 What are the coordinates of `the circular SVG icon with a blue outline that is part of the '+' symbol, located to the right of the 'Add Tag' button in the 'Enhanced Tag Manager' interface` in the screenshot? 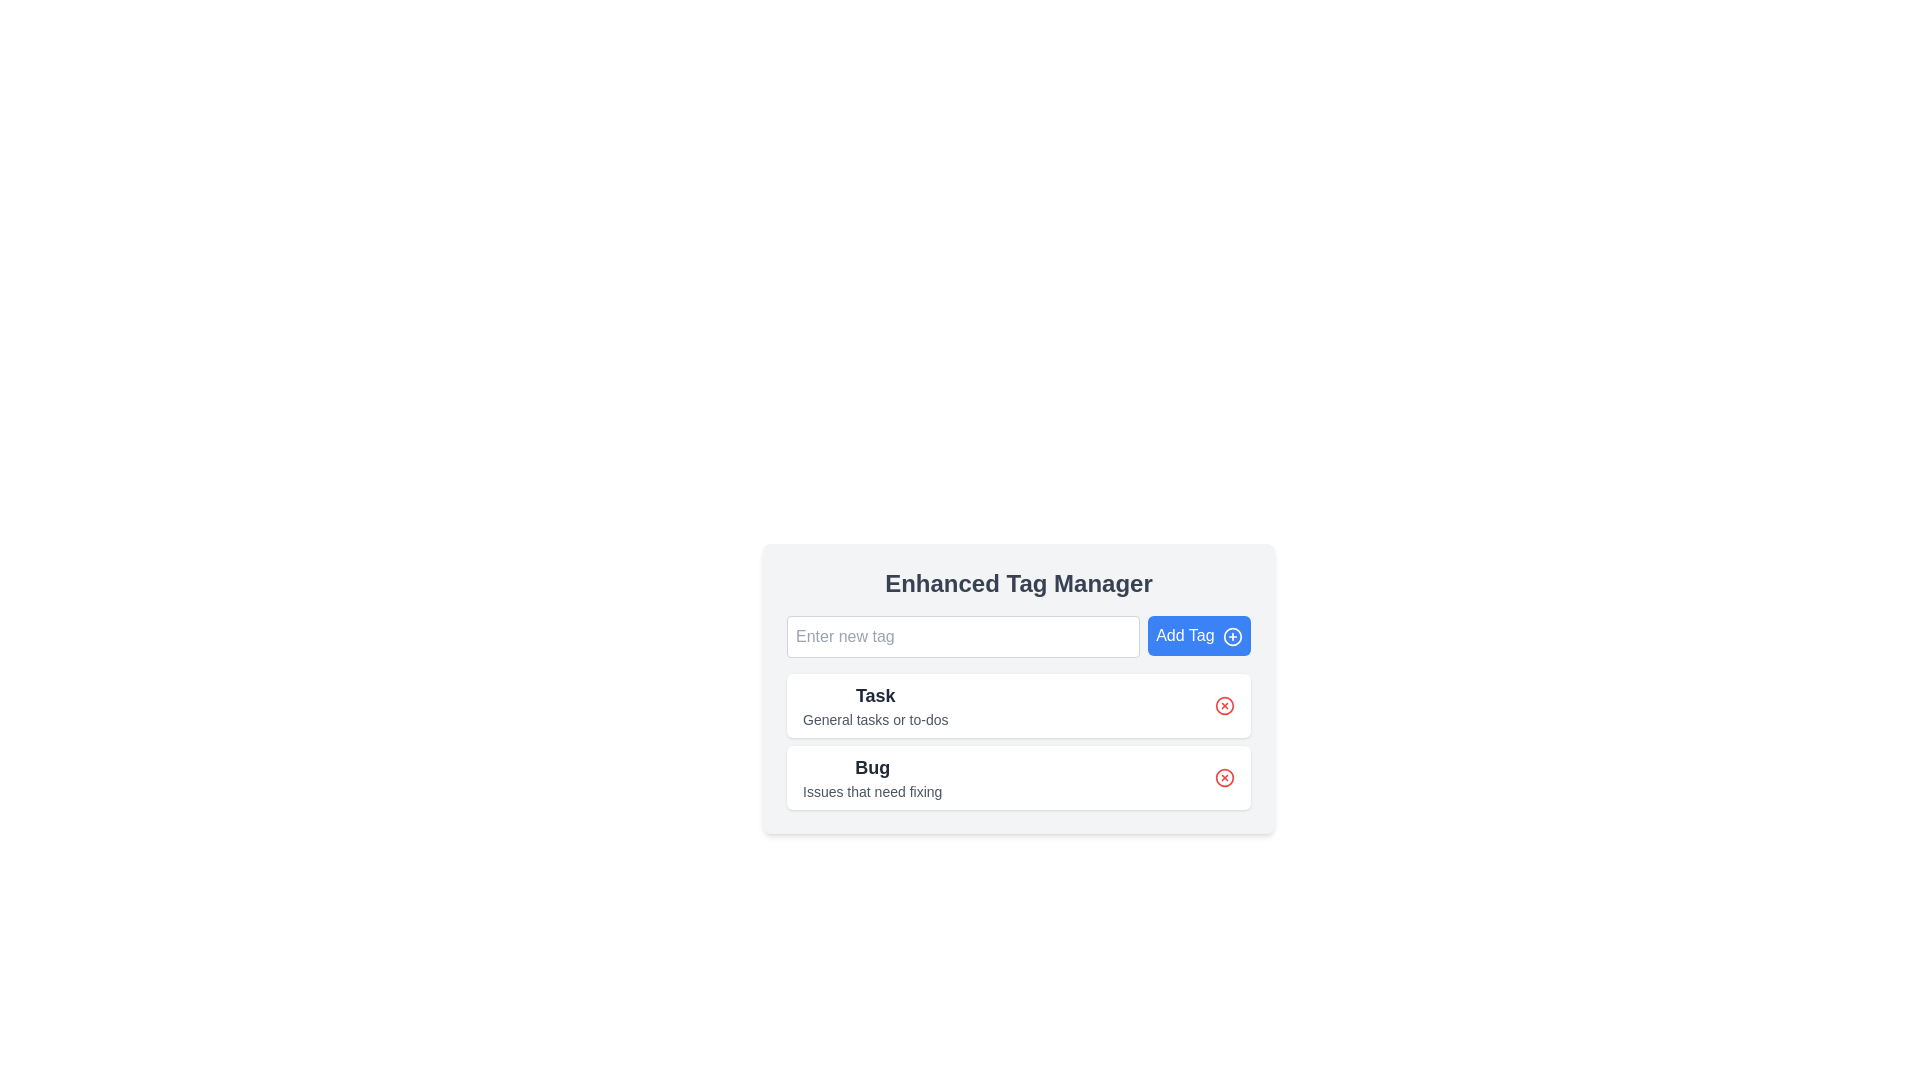 It's located at (1232, 636).